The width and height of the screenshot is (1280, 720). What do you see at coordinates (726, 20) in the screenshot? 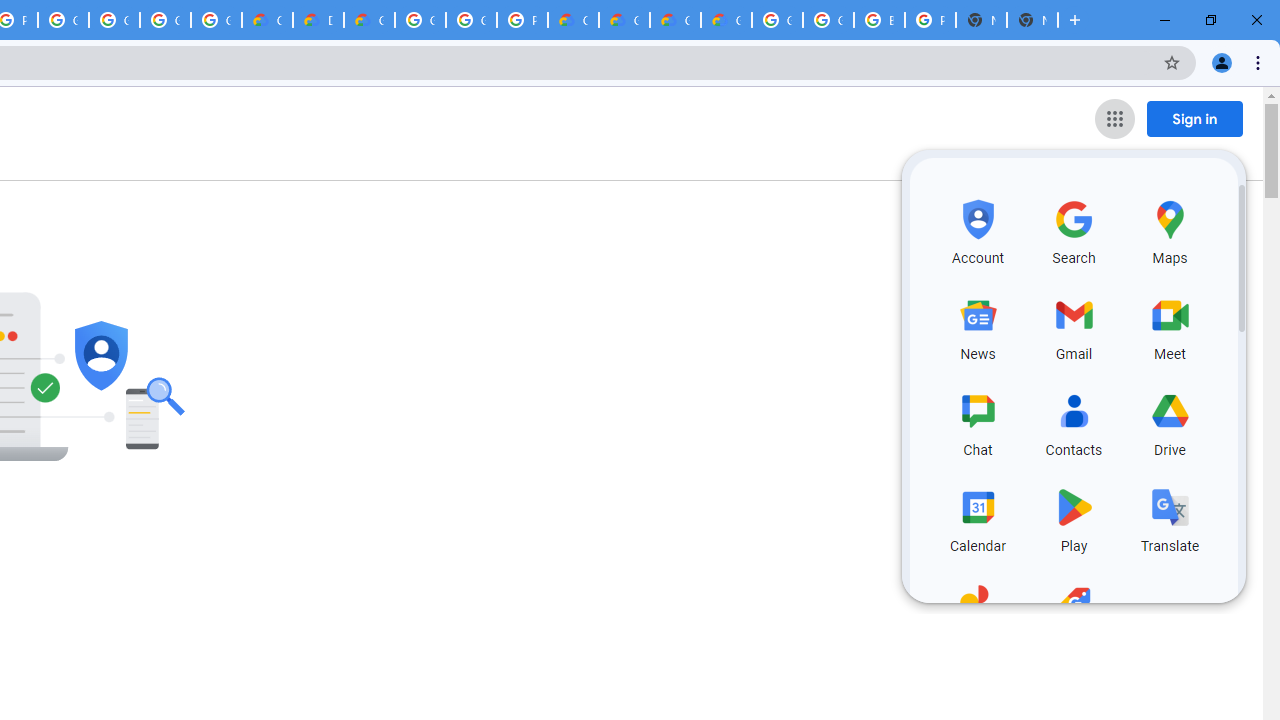
I see `'Google Cloud Service Health'` at bounding box center [726, 20].